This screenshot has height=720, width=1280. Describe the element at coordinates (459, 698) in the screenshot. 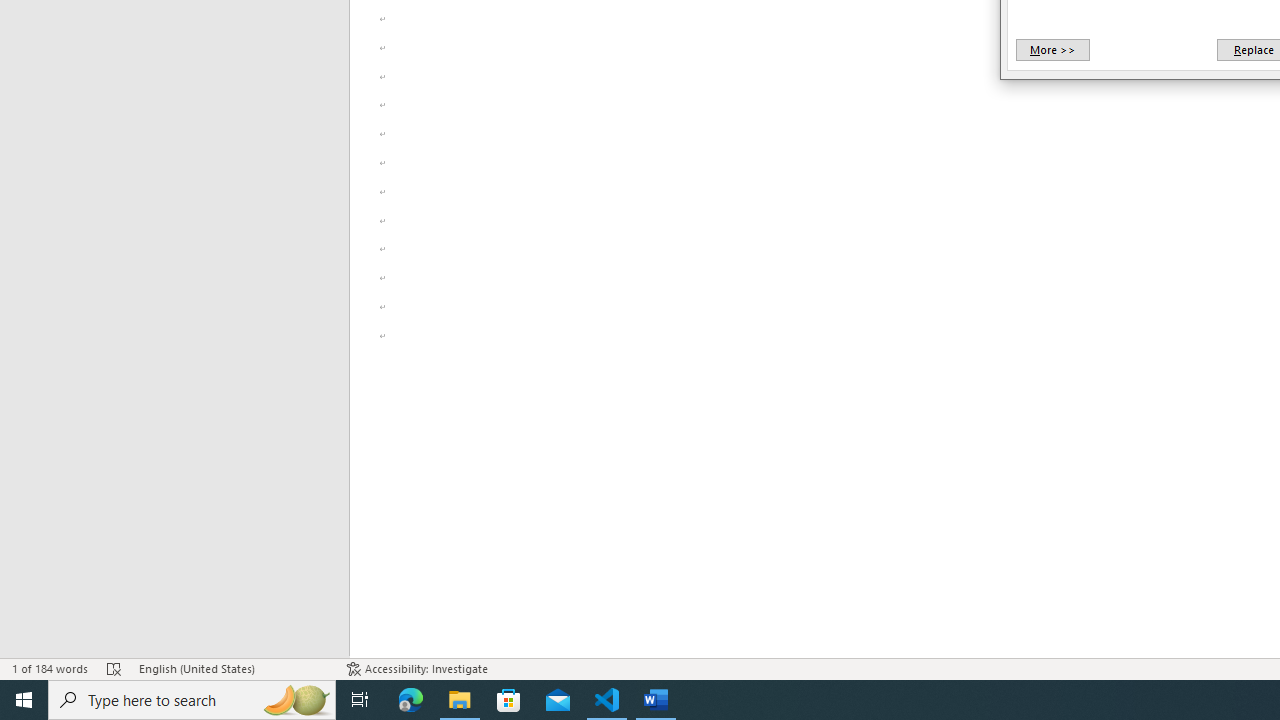

I see `'File Explorer - 1 running window'` at that location.